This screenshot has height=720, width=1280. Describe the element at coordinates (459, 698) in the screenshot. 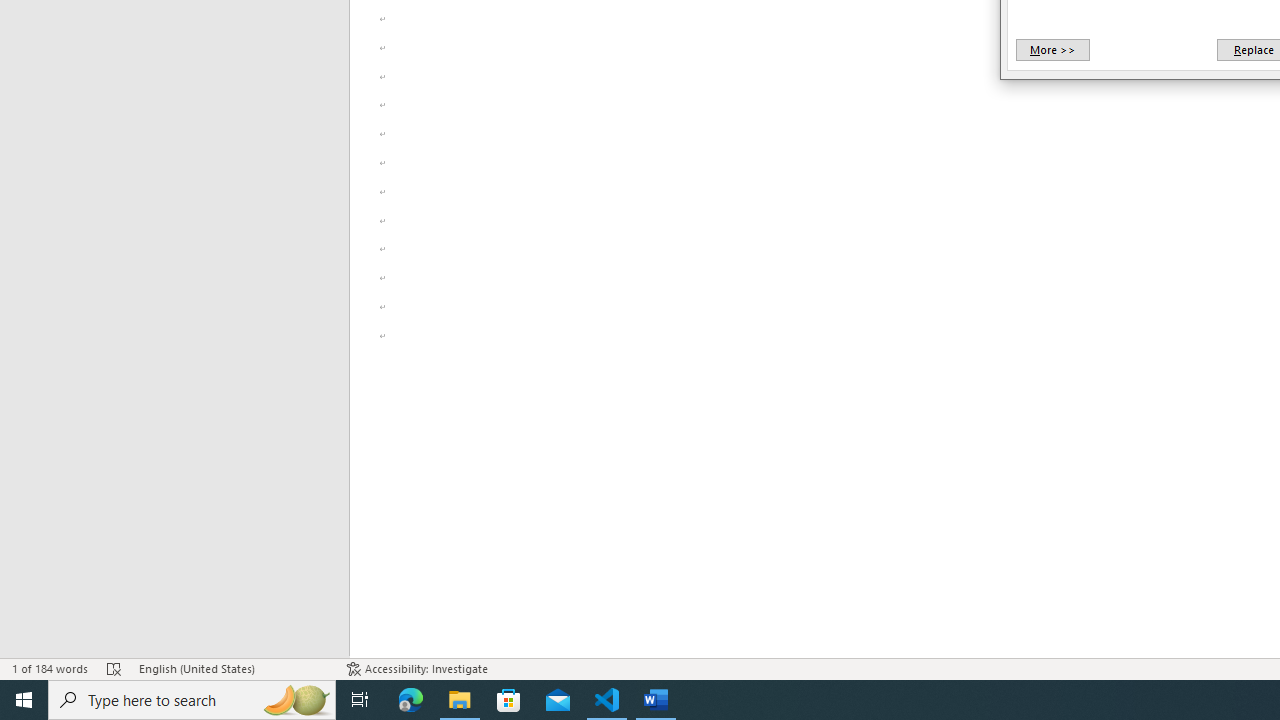

I see `'File Explorer - 1 running window'` at that location.